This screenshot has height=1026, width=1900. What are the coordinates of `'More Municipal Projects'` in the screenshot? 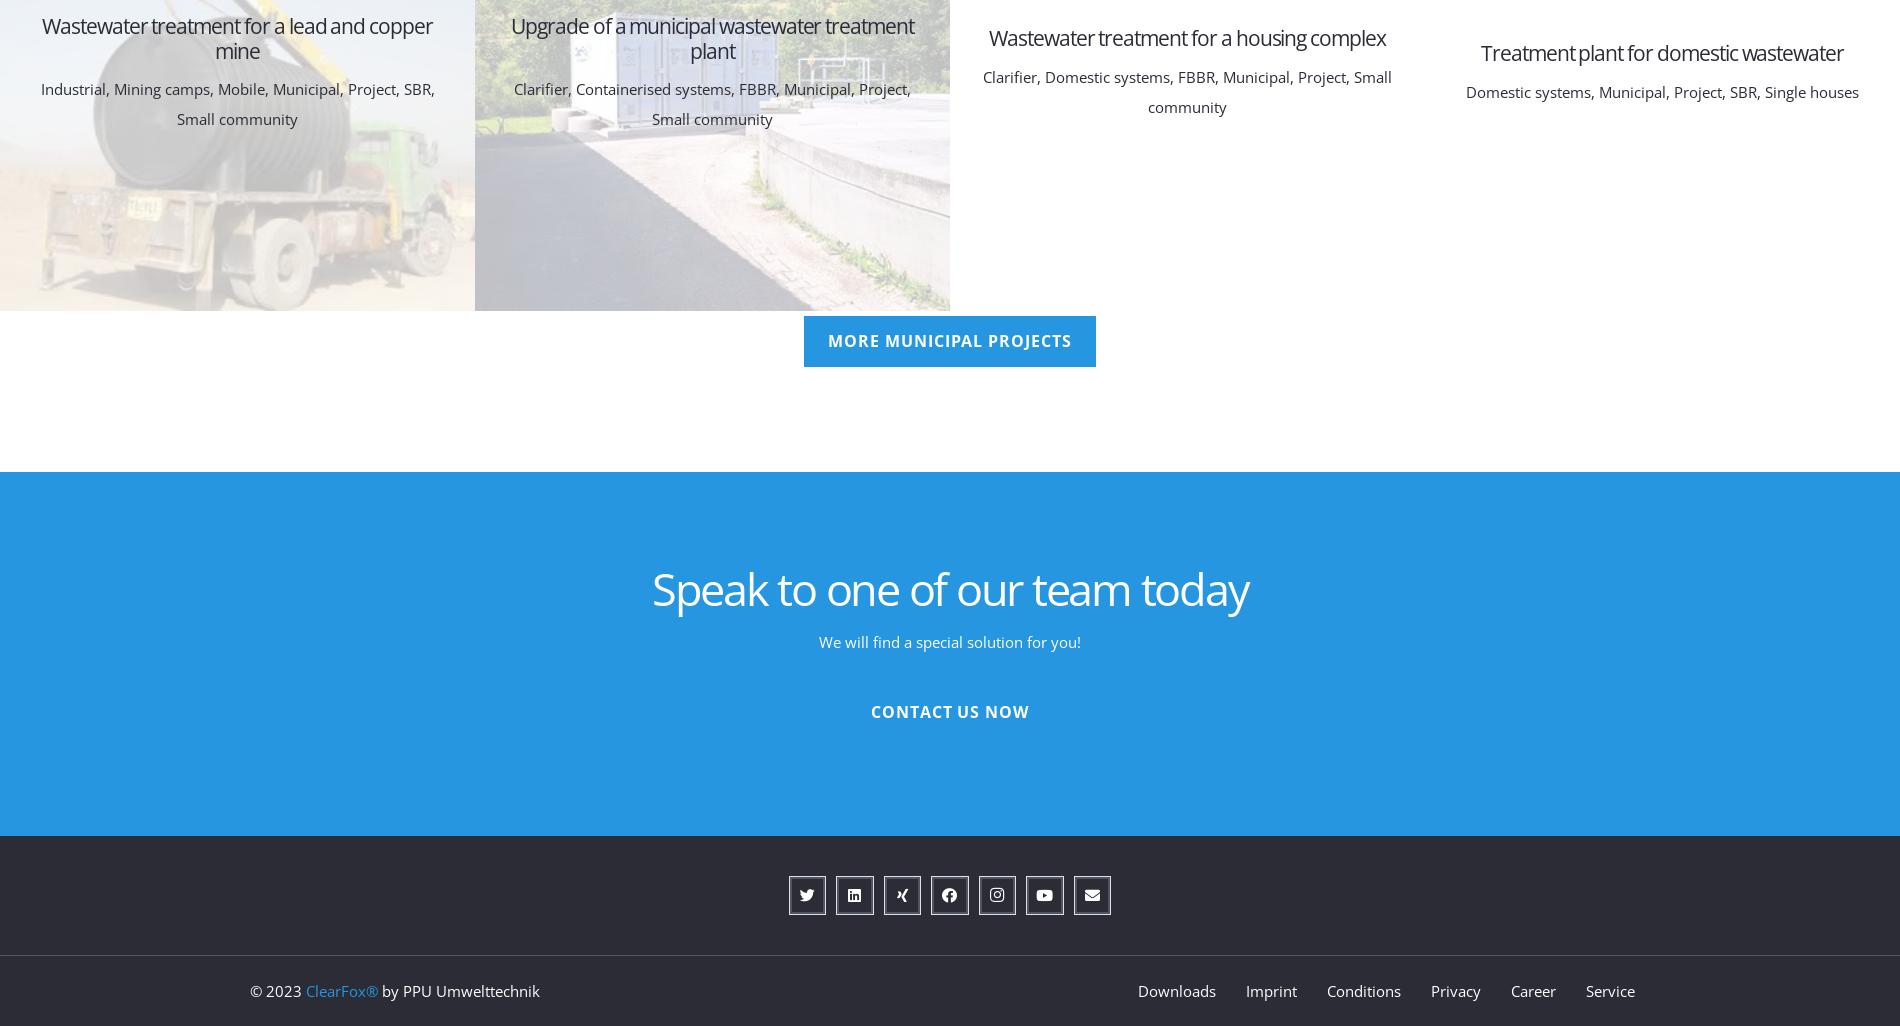 It's located at (948, 340).